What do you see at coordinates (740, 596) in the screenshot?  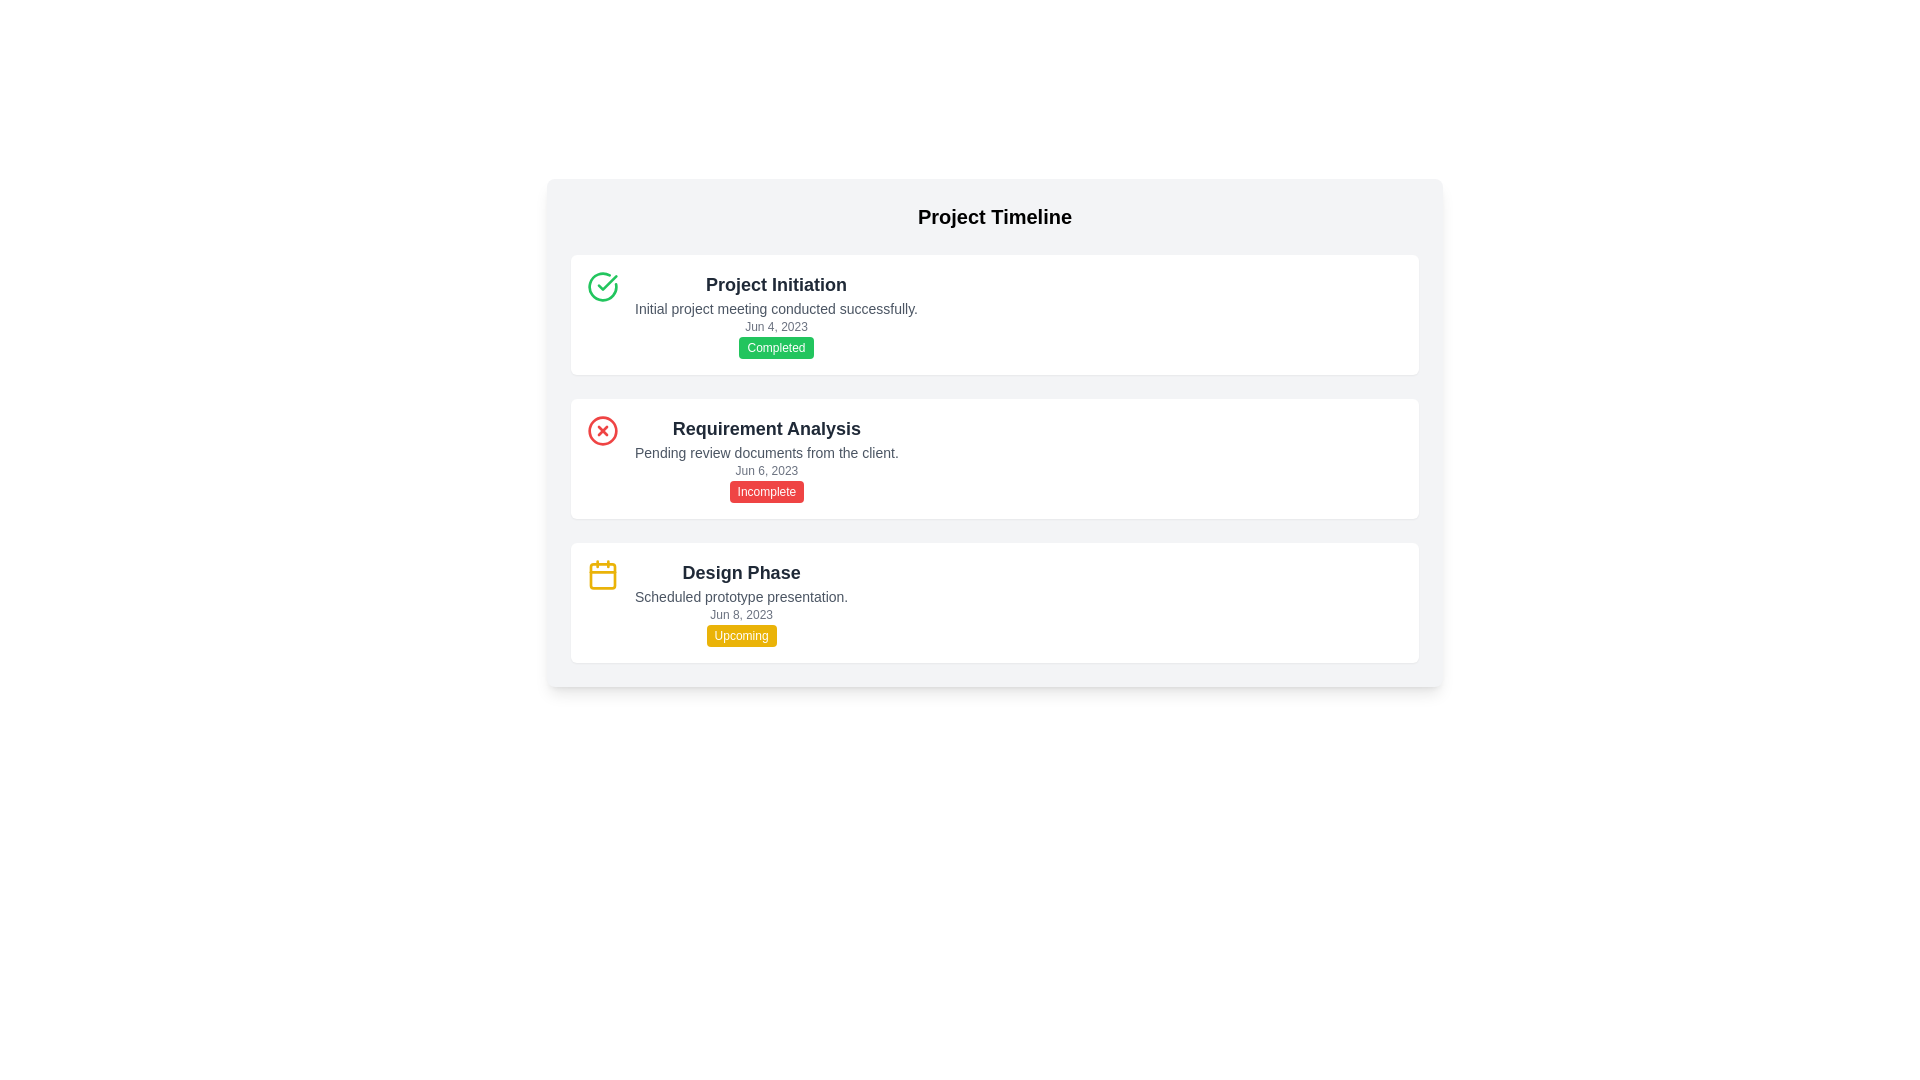 I see `the text element that says 'Scheduled prototype presentation.' located in the 'Design Phase' section of the timeline UI` at bounding box center [740, 596].